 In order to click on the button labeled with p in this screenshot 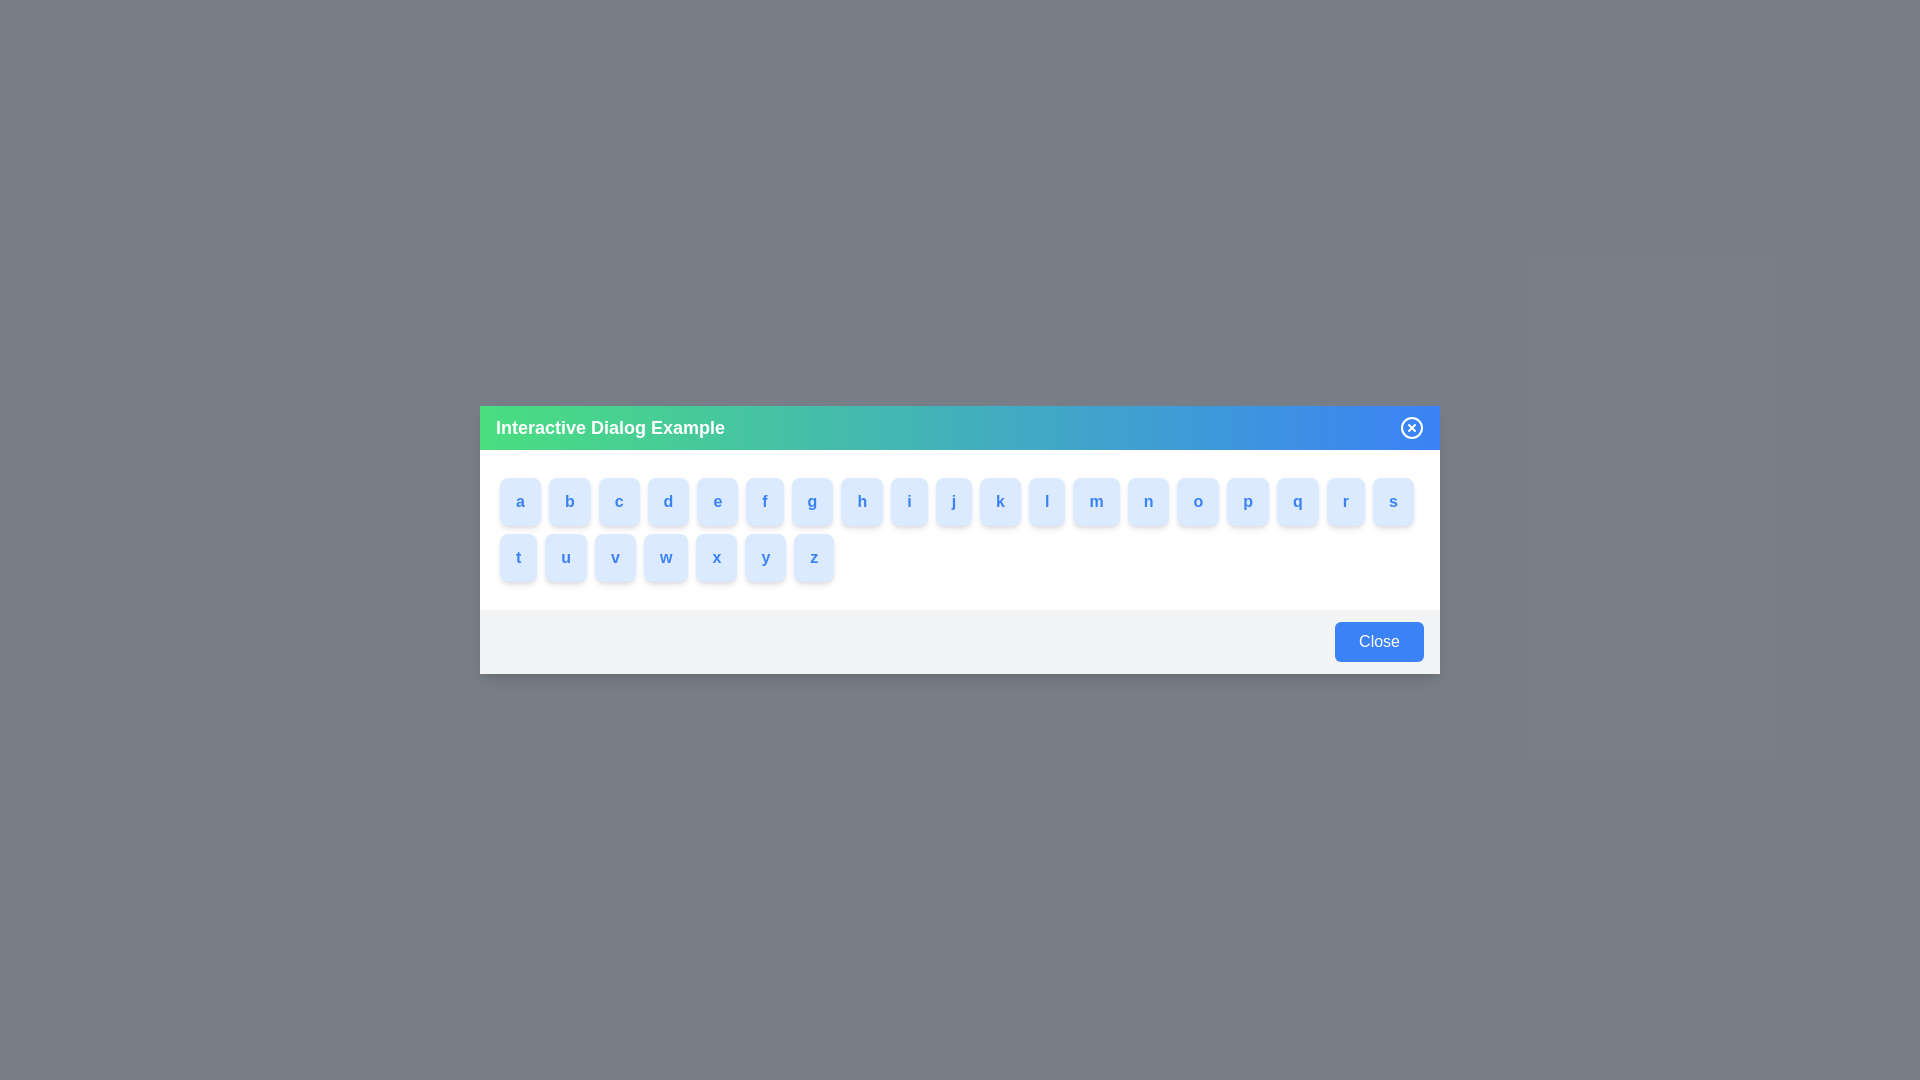, I will do `click(1269, 500)`.